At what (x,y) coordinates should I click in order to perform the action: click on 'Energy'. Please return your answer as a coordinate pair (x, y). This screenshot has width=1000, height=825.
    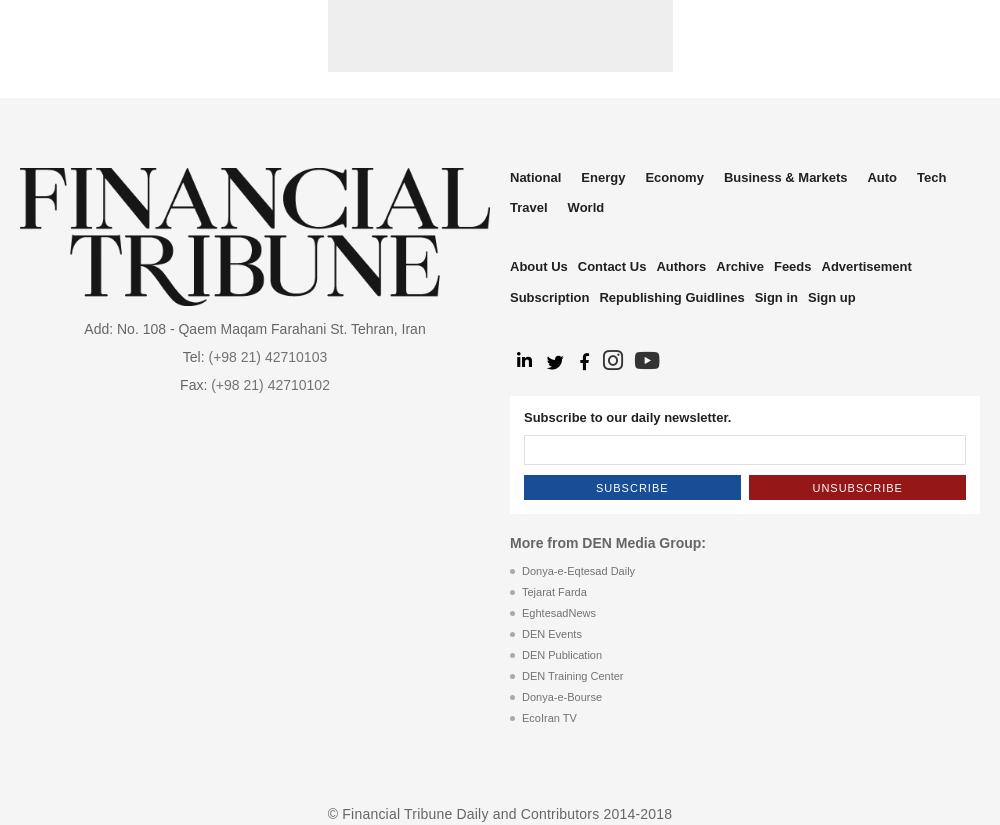
    Looking at the image, I should click on (602, 177).